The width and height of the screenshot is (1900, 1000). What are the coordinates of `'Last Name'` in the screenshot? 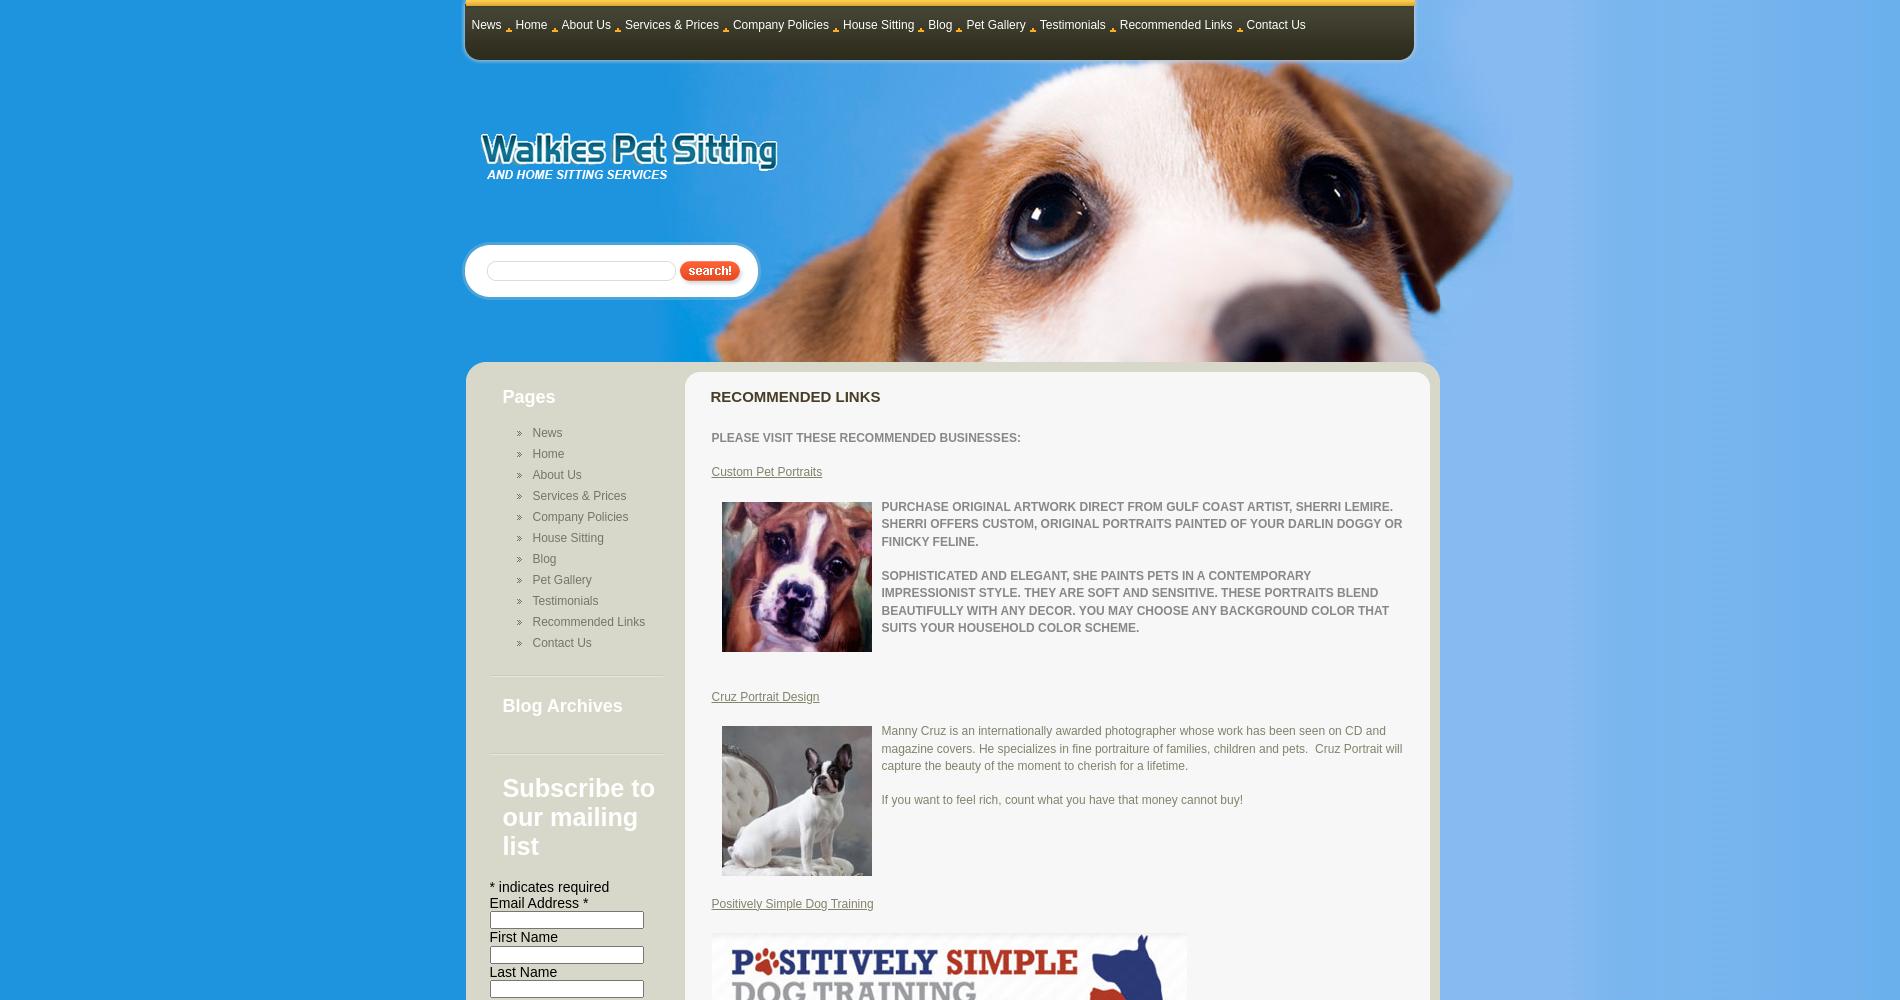 It's located at (523, 970).